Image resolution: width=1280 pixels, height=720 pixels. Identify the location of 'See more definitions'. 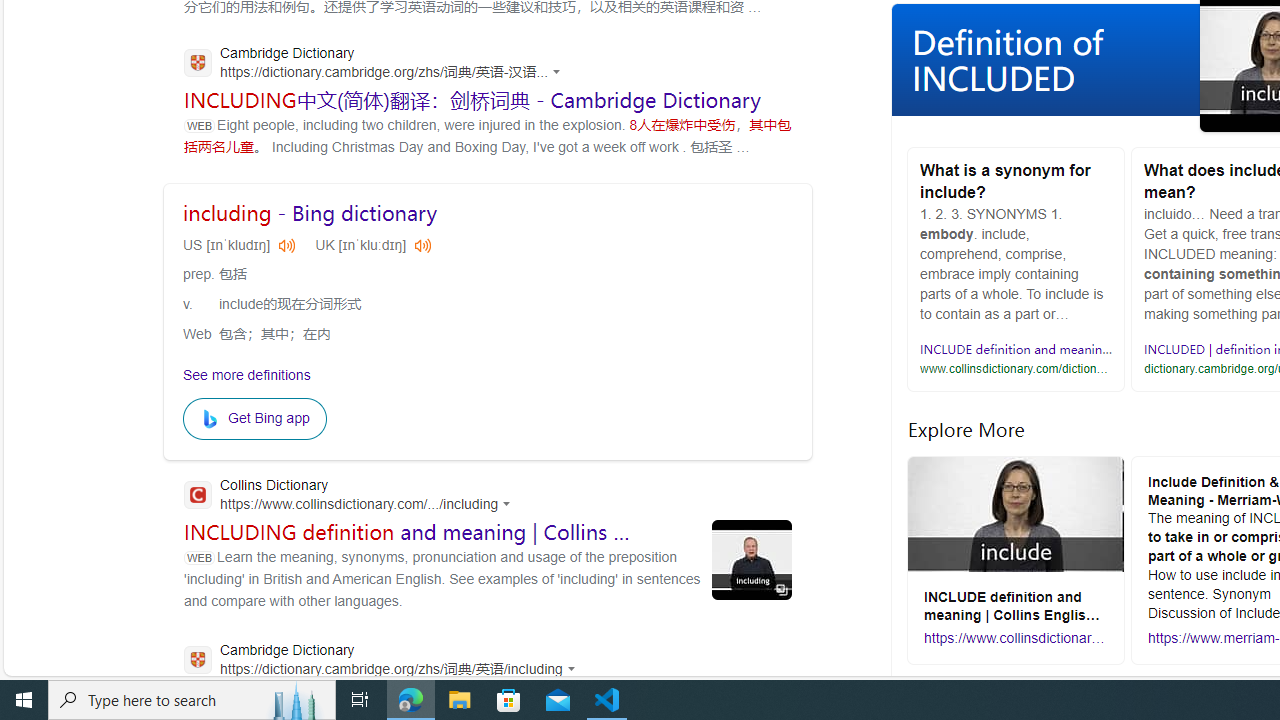
(246, 374).